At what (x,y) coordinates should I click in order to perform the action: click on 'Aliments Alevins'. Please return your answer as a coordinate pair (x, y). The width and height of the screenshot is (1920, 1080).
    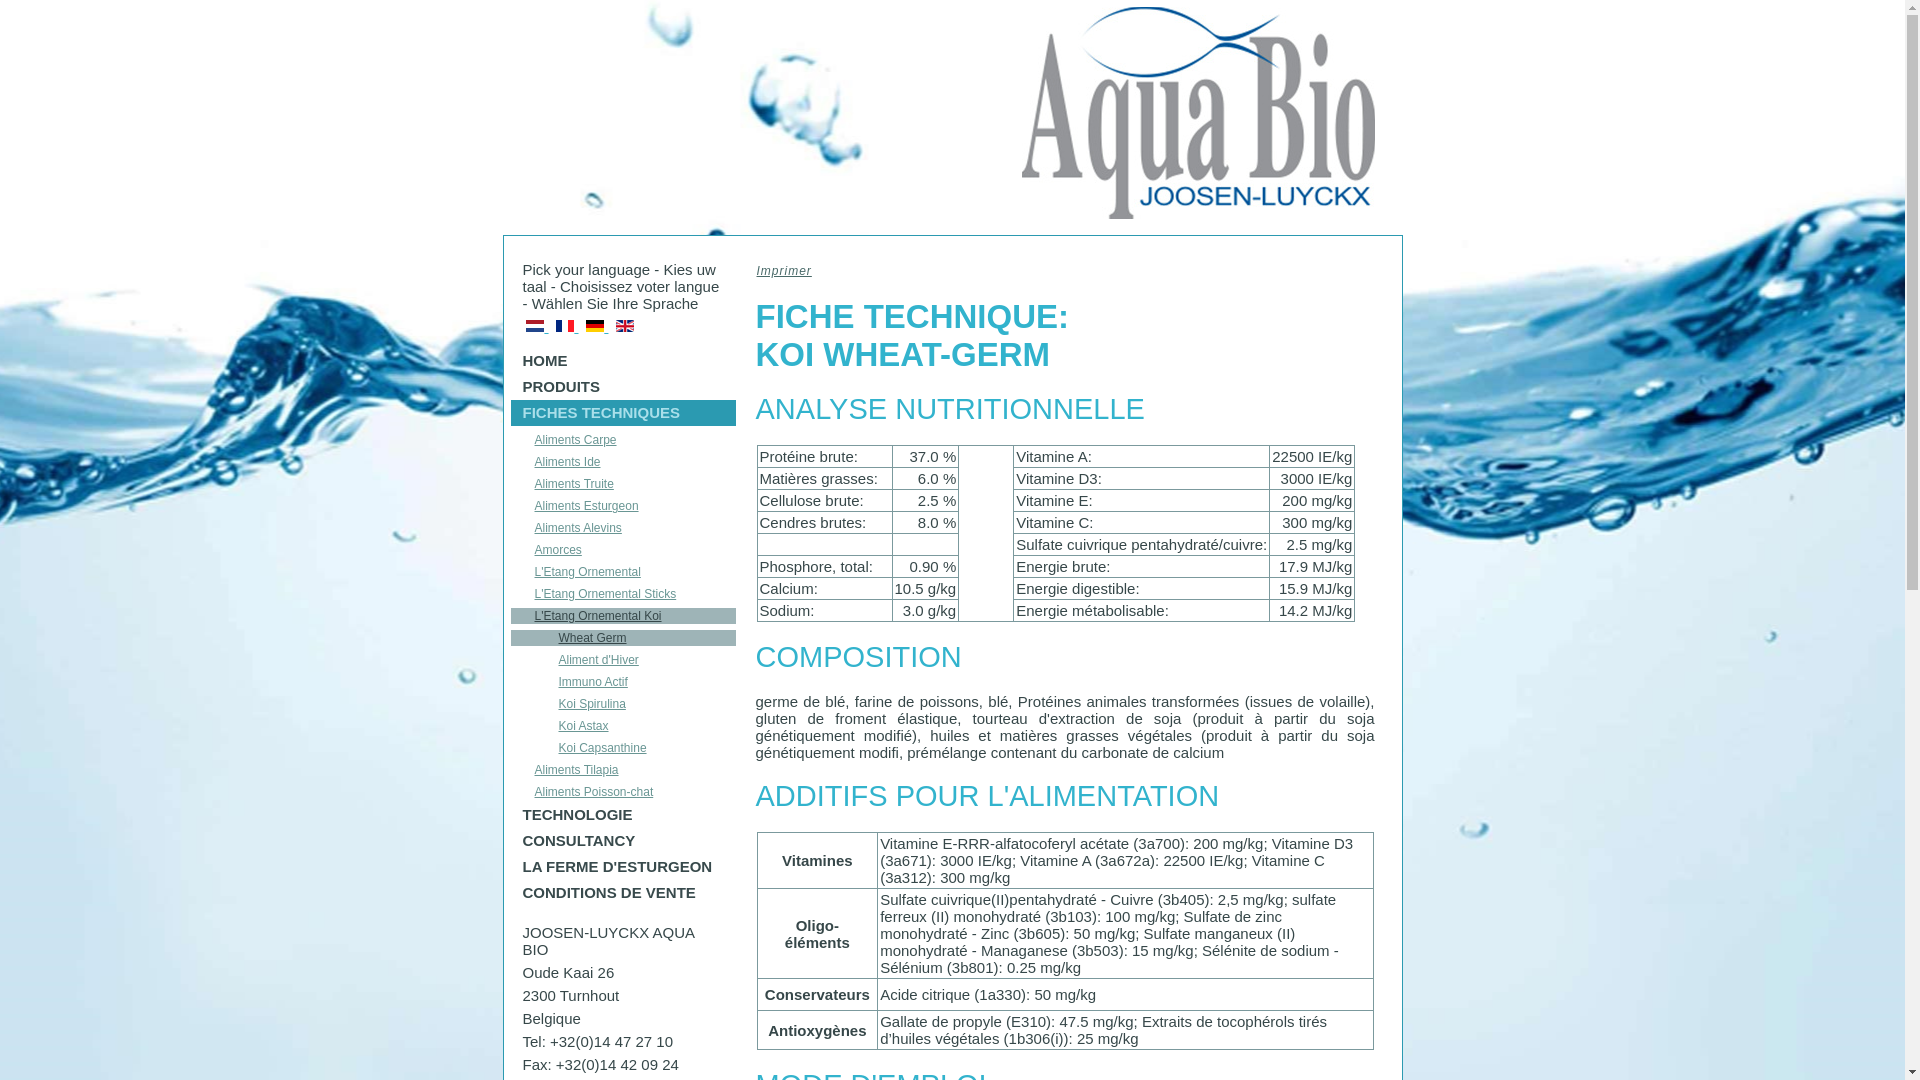
    Looking at the image, I should click on (621, 527).